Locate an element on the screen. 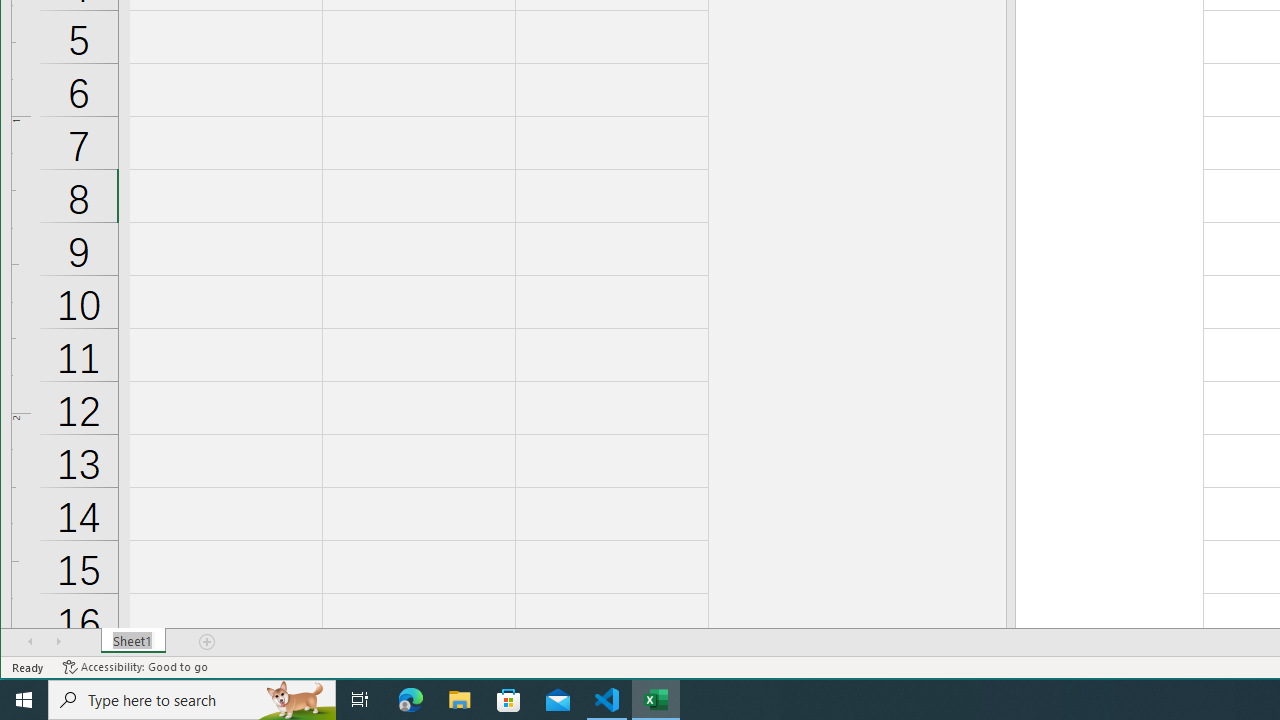  'File Explorer' is located at coordinates (459, 698).